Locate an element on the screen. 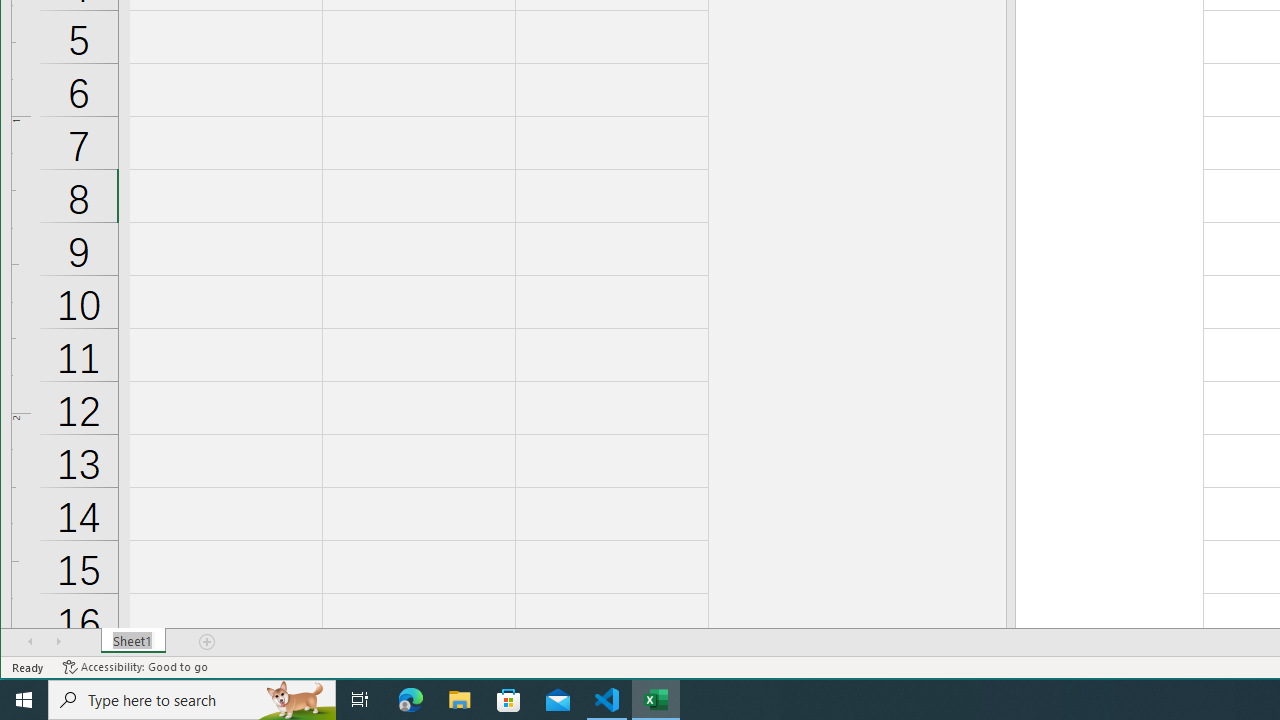  'File Explorer' is located at coordinates (459, 698).